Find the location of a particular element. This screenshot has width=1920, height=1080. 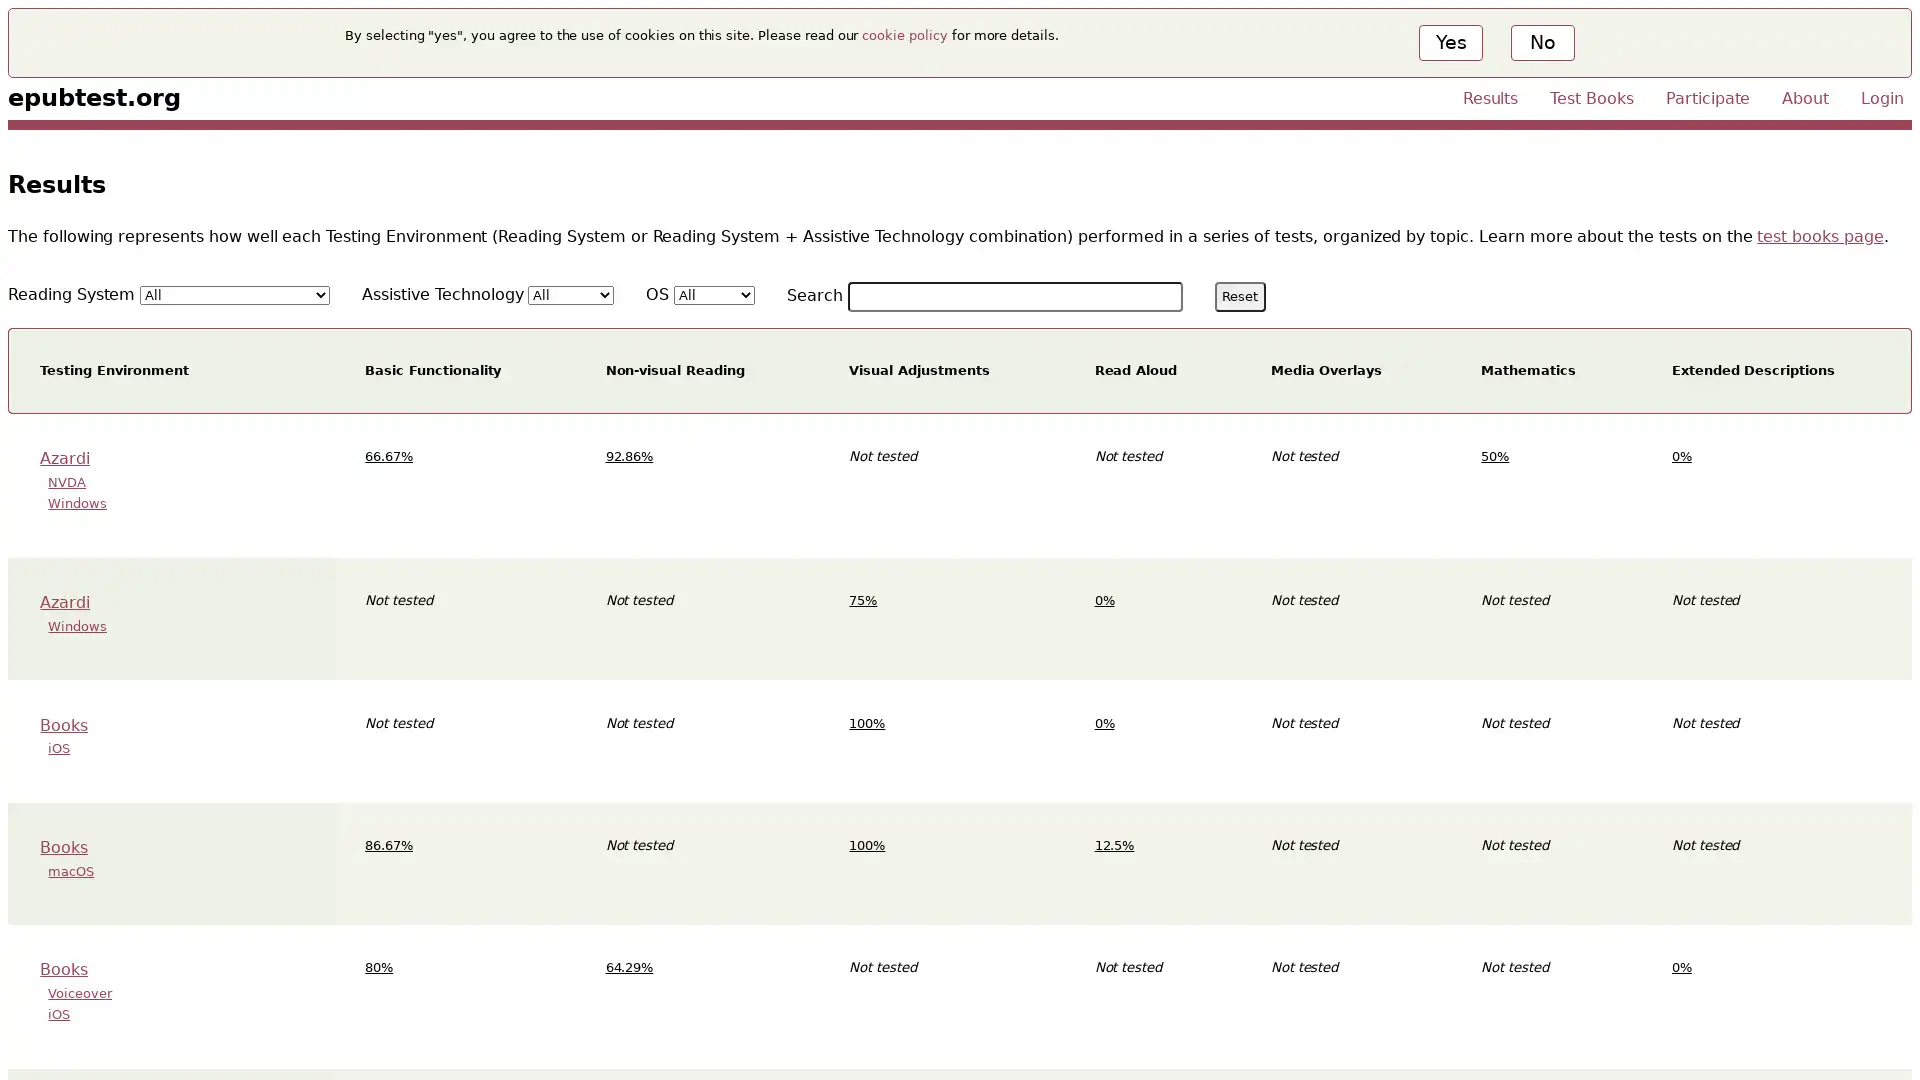

Media Overlays is located at coordinates (1325, 370).